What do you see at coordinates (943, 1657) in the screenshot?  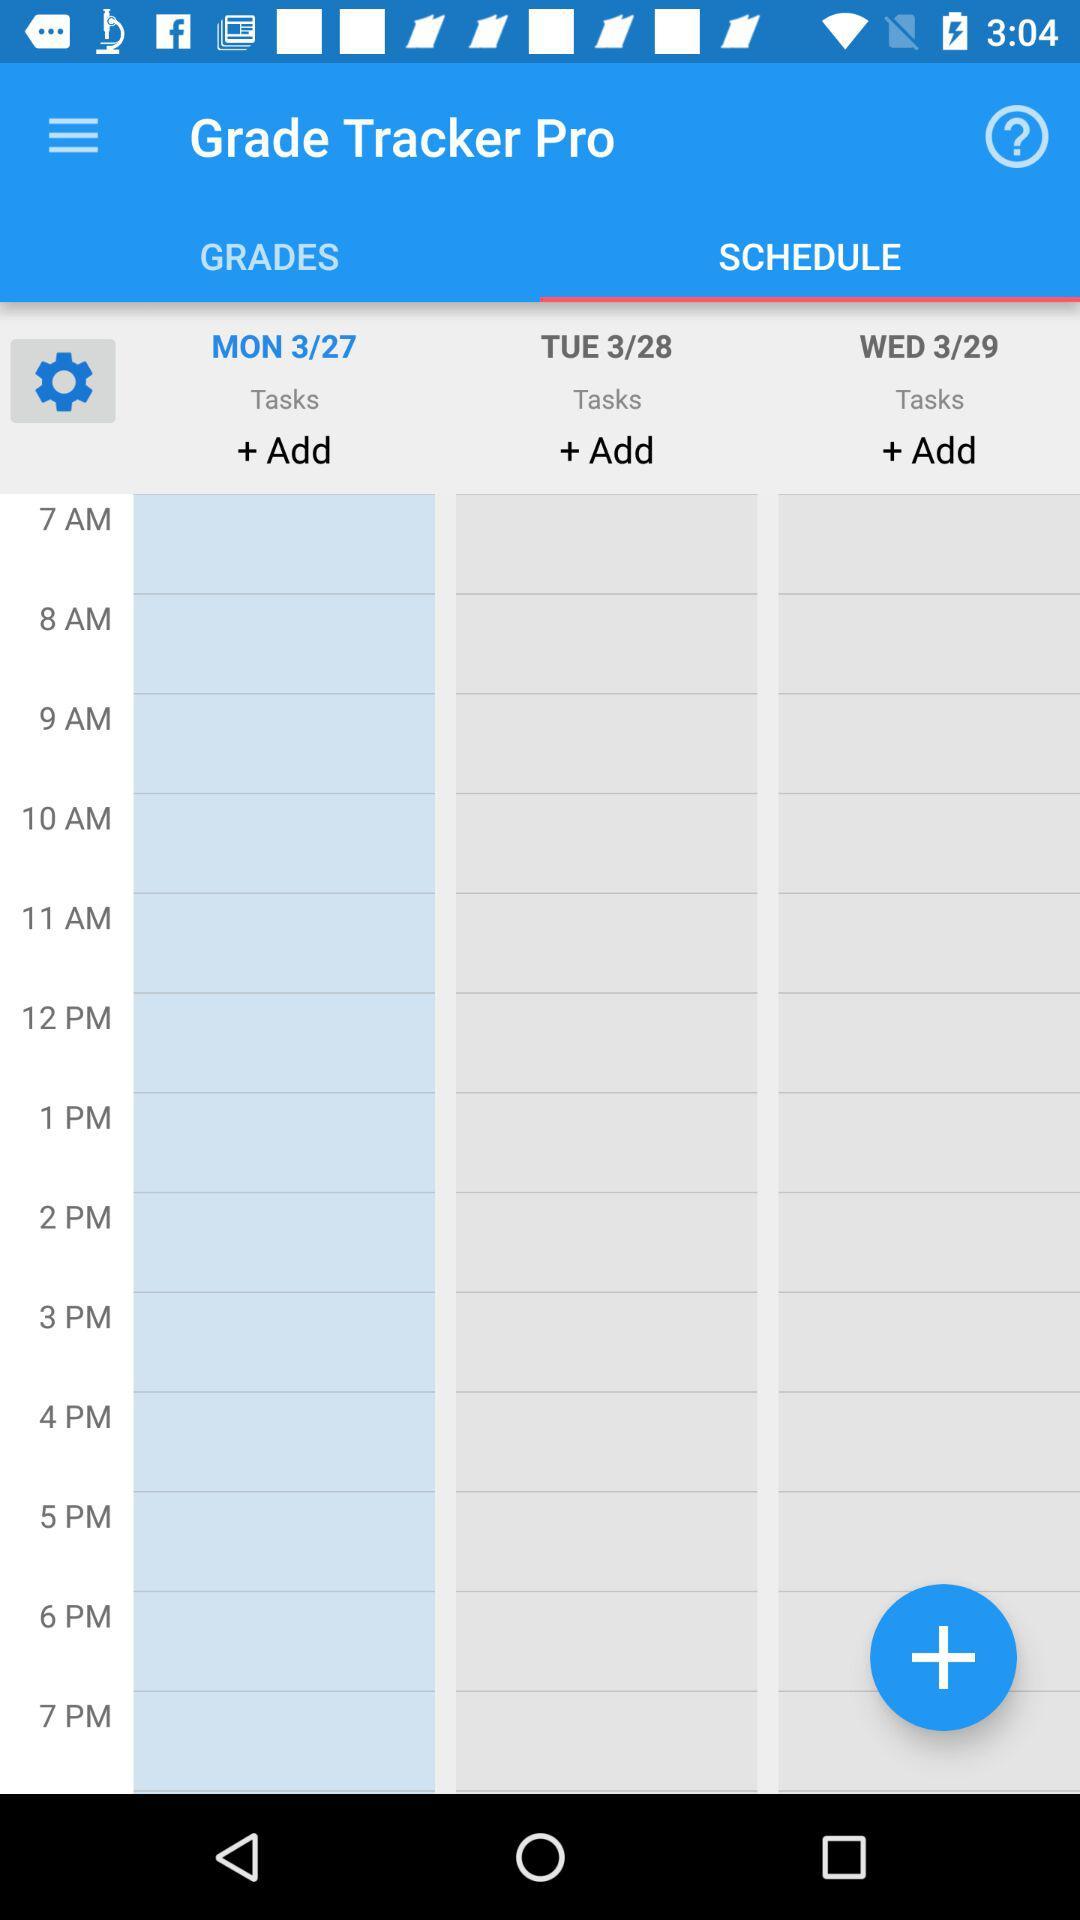 I see `task` at bounding box center [943, 1657].